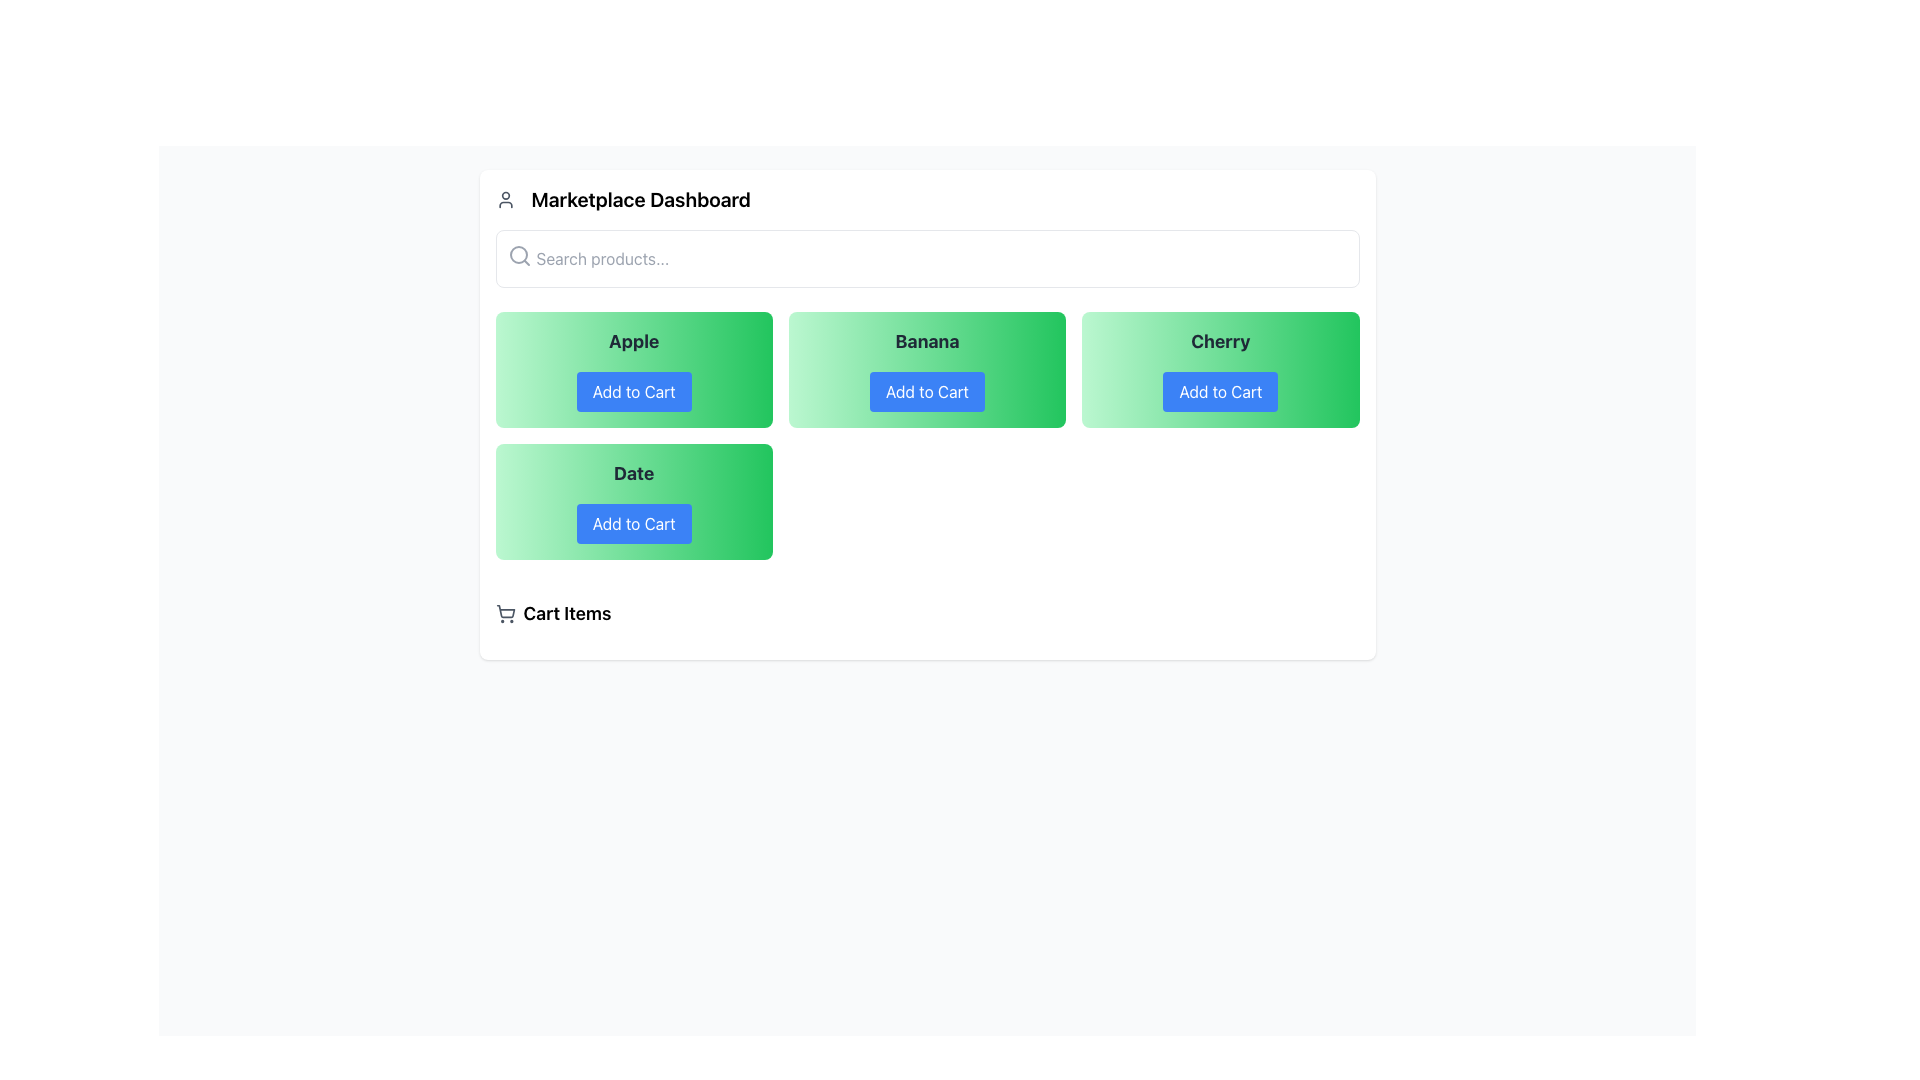 This screenshot has height=1080, width=1920. Describe the element at coordinates (641, 200) in the screenshot. I see `the Text Label that serves as a heading or title, located in the top-left region of the interface, directly to the right of a user icon and above a search bar` at that location.